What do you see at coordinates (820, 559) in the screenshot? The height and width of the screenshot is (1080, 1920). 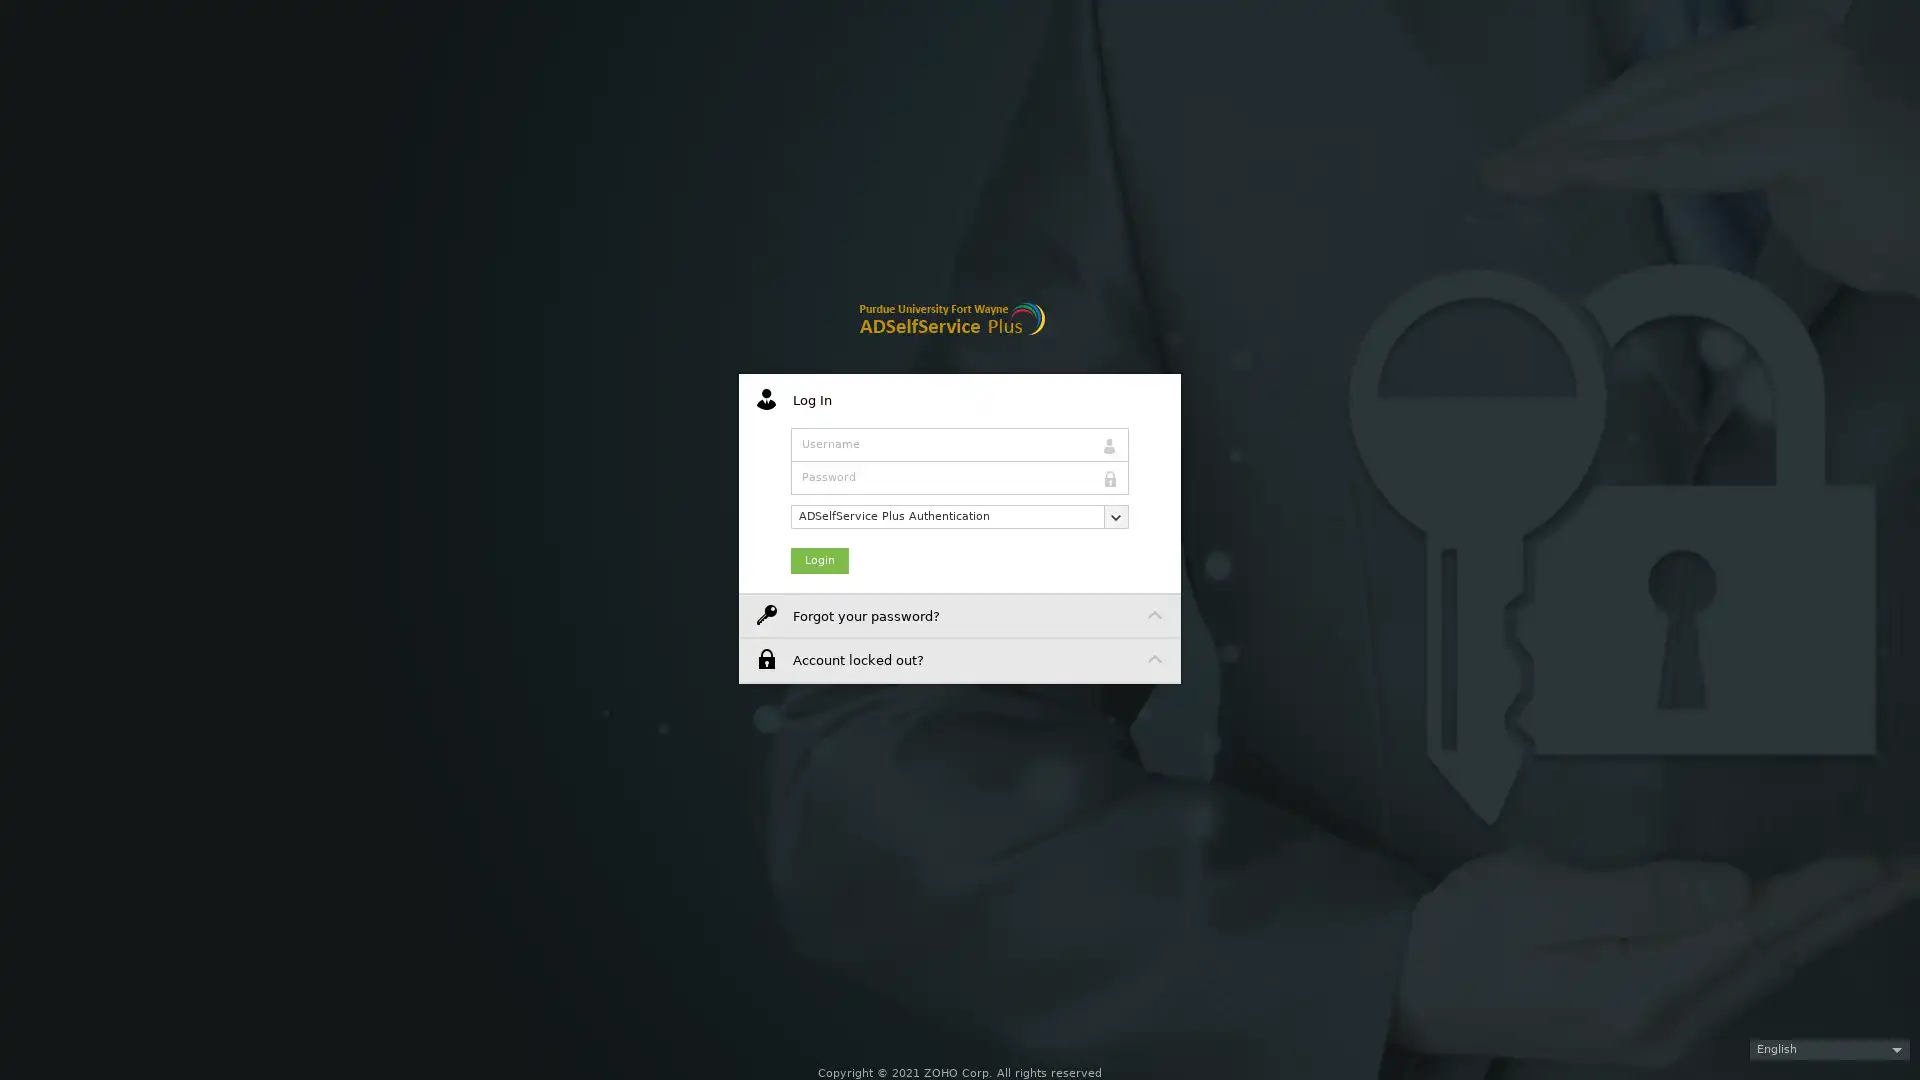 I see `Login` at bounding box center [820, 559].